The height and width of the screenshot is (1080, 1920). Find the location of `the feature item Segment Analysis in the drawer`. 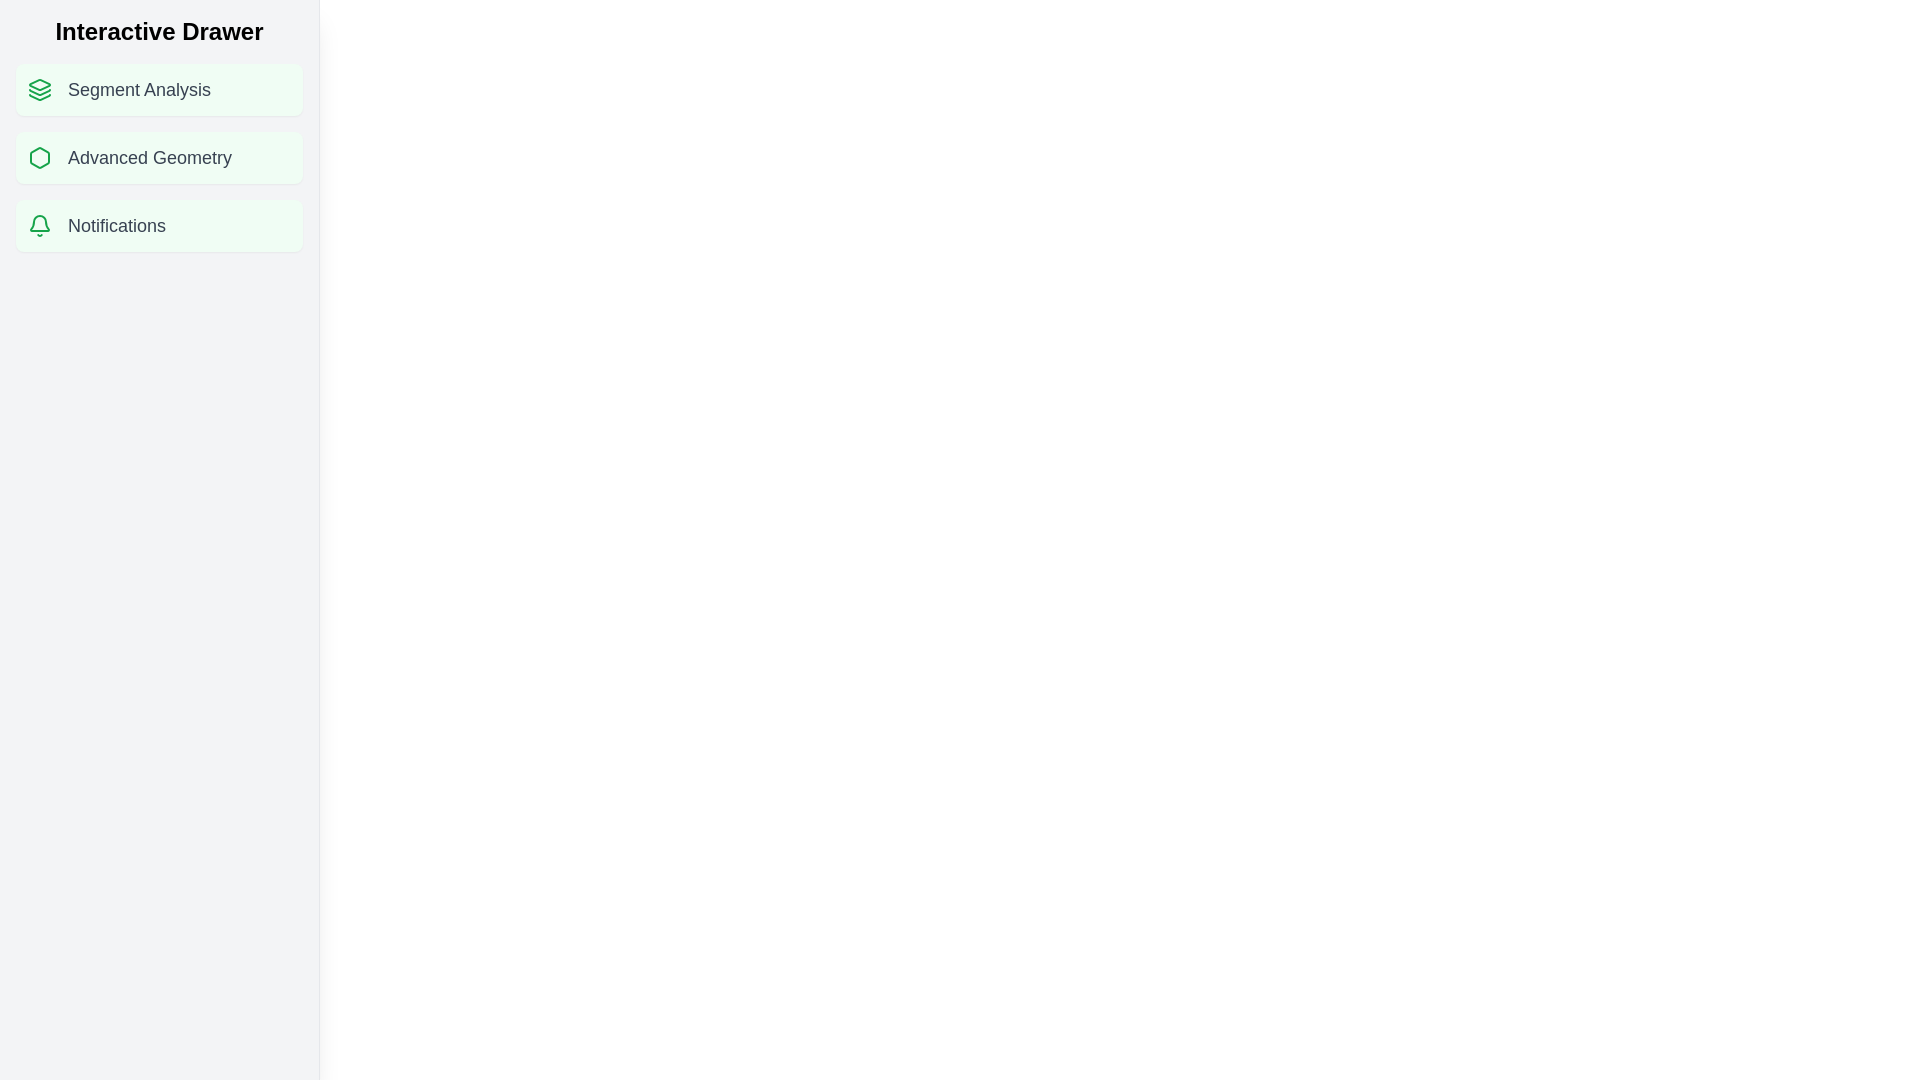

the feature item Segment Analysis in the drawer is located at coordinates (158, 88).